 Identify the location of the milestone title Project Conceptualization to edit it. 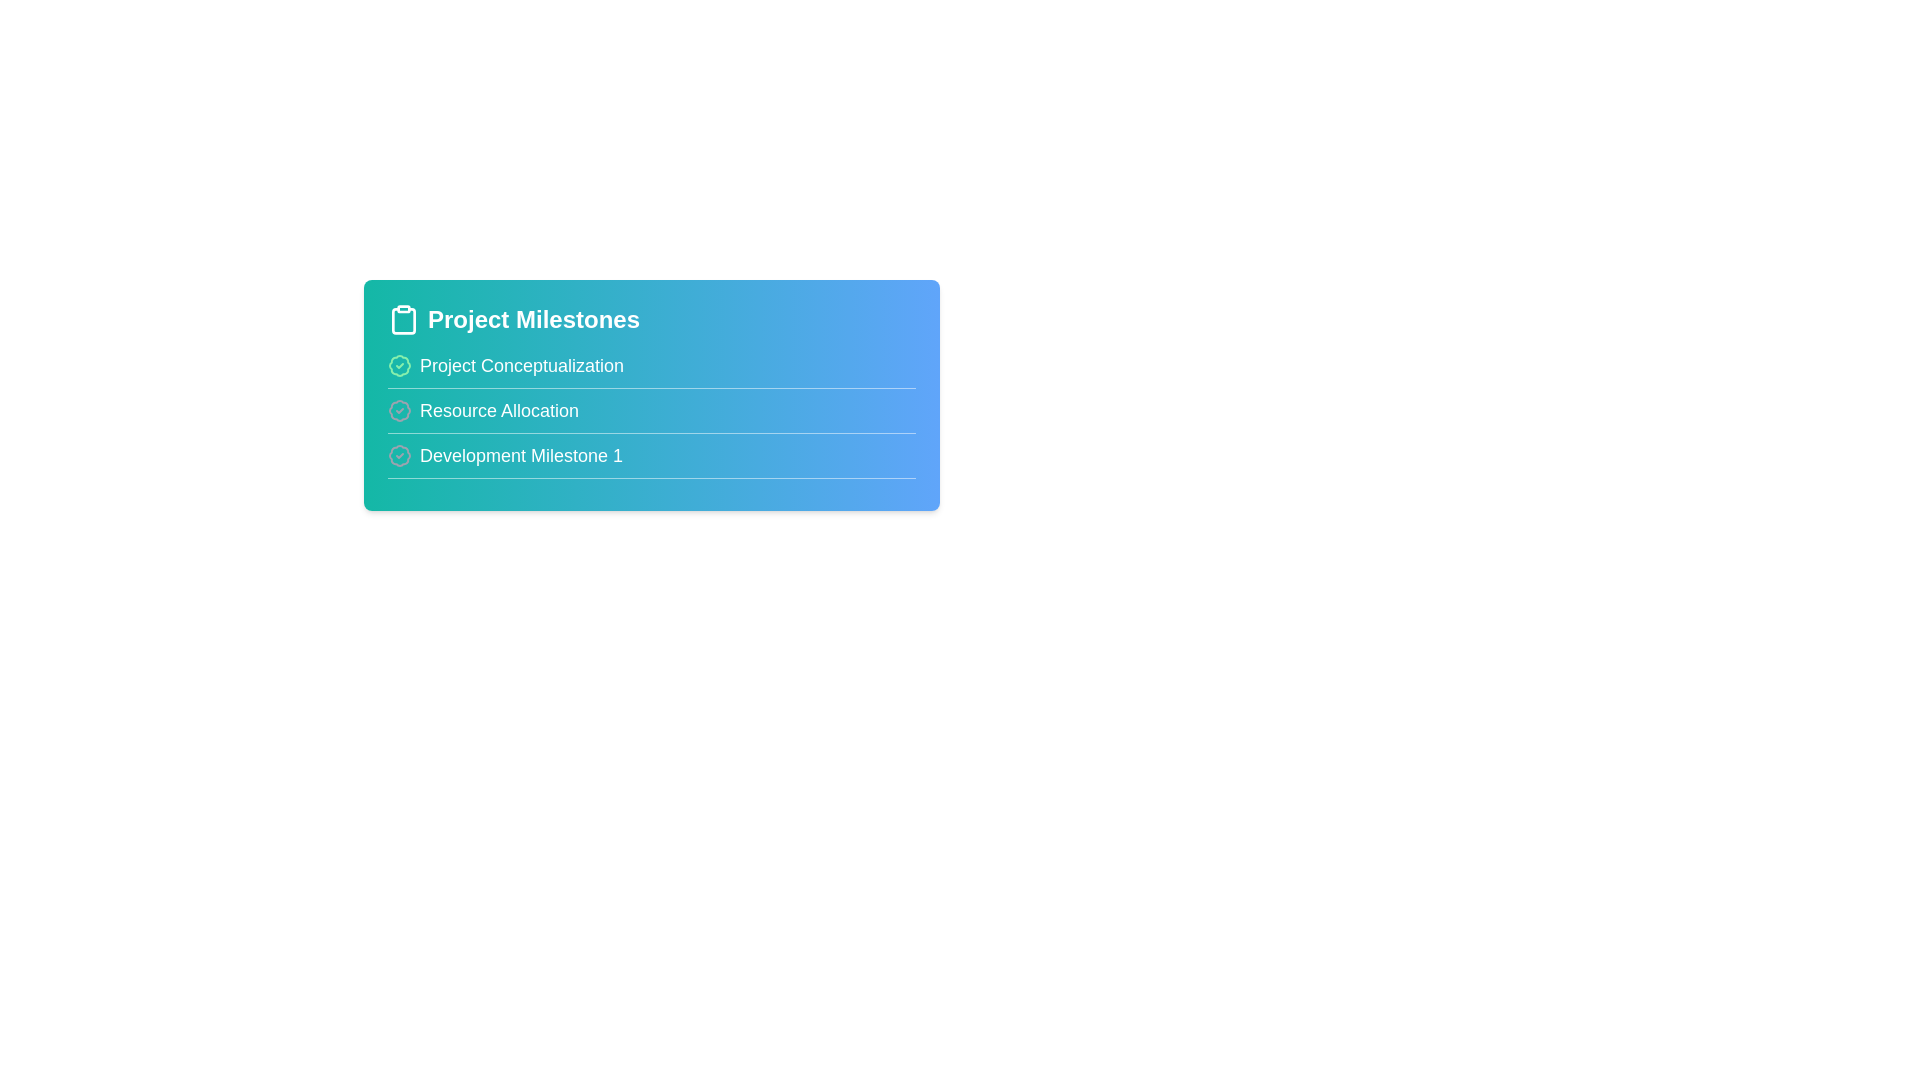
(522, 366).